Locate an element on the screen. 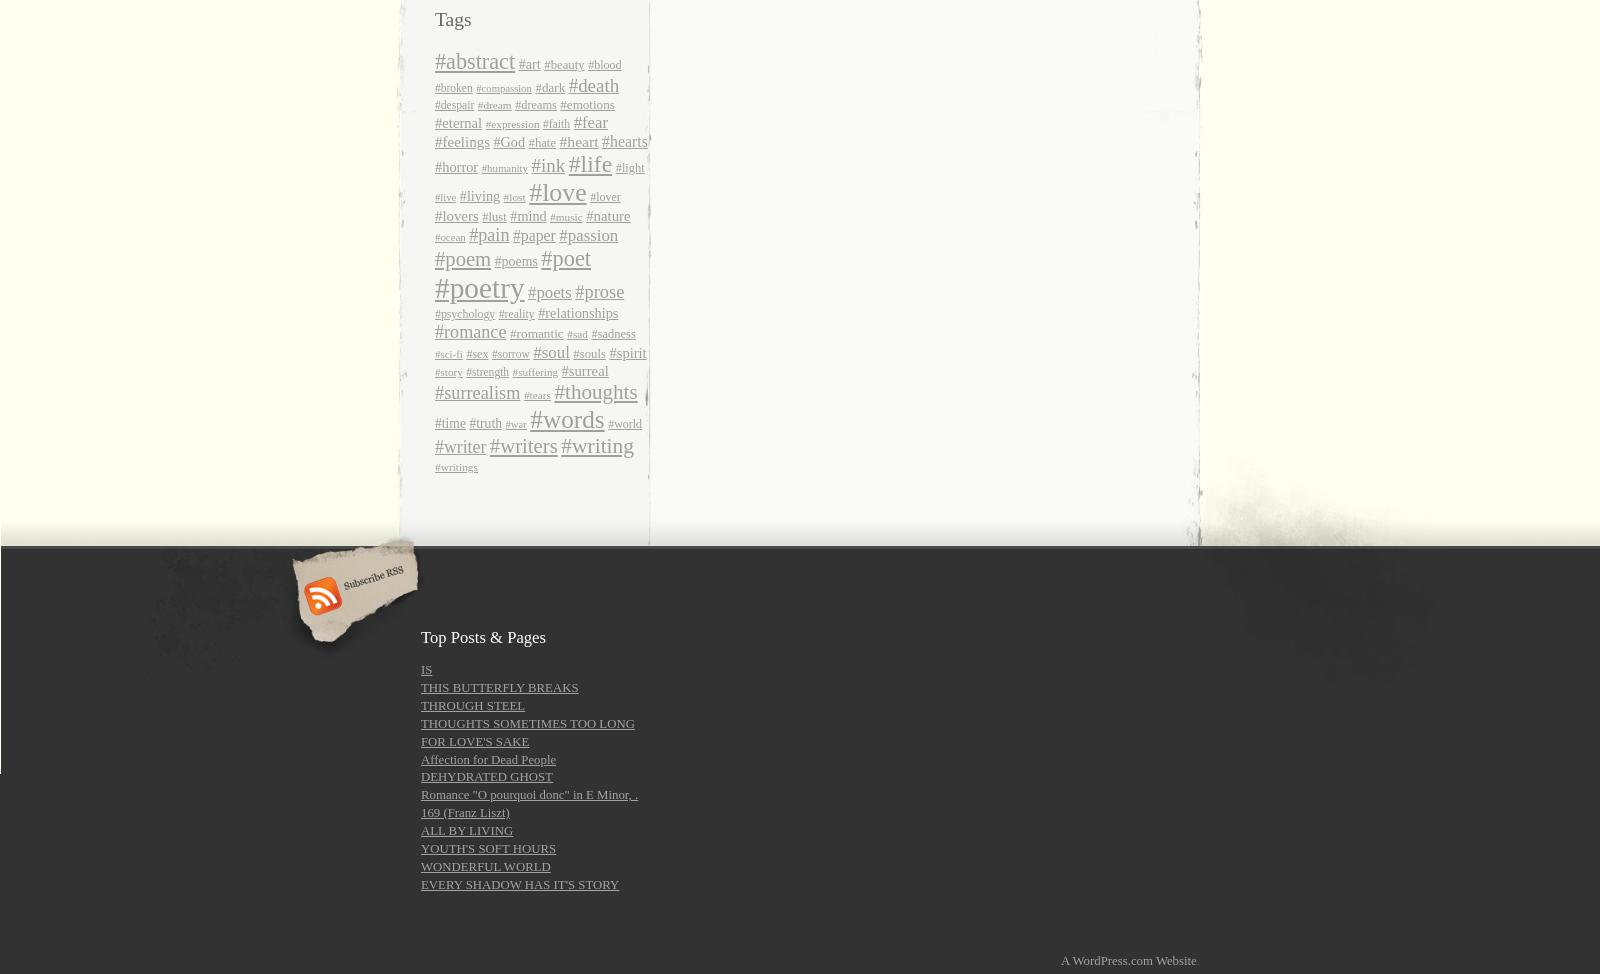 Image resolution: width=1600 pixels, height=974 pixels. 'THOUGHTS SOMETIMES TOO LONG FOR LOVE'S SAKE' is located at coordinates (526, 730).